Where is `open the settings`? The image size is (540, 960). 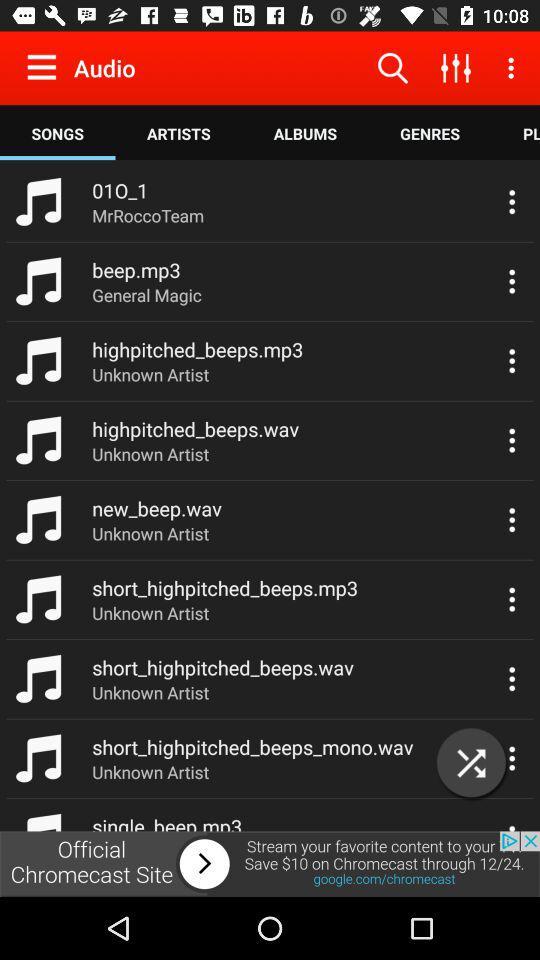
open the settings is located at coordinates (46, 67).